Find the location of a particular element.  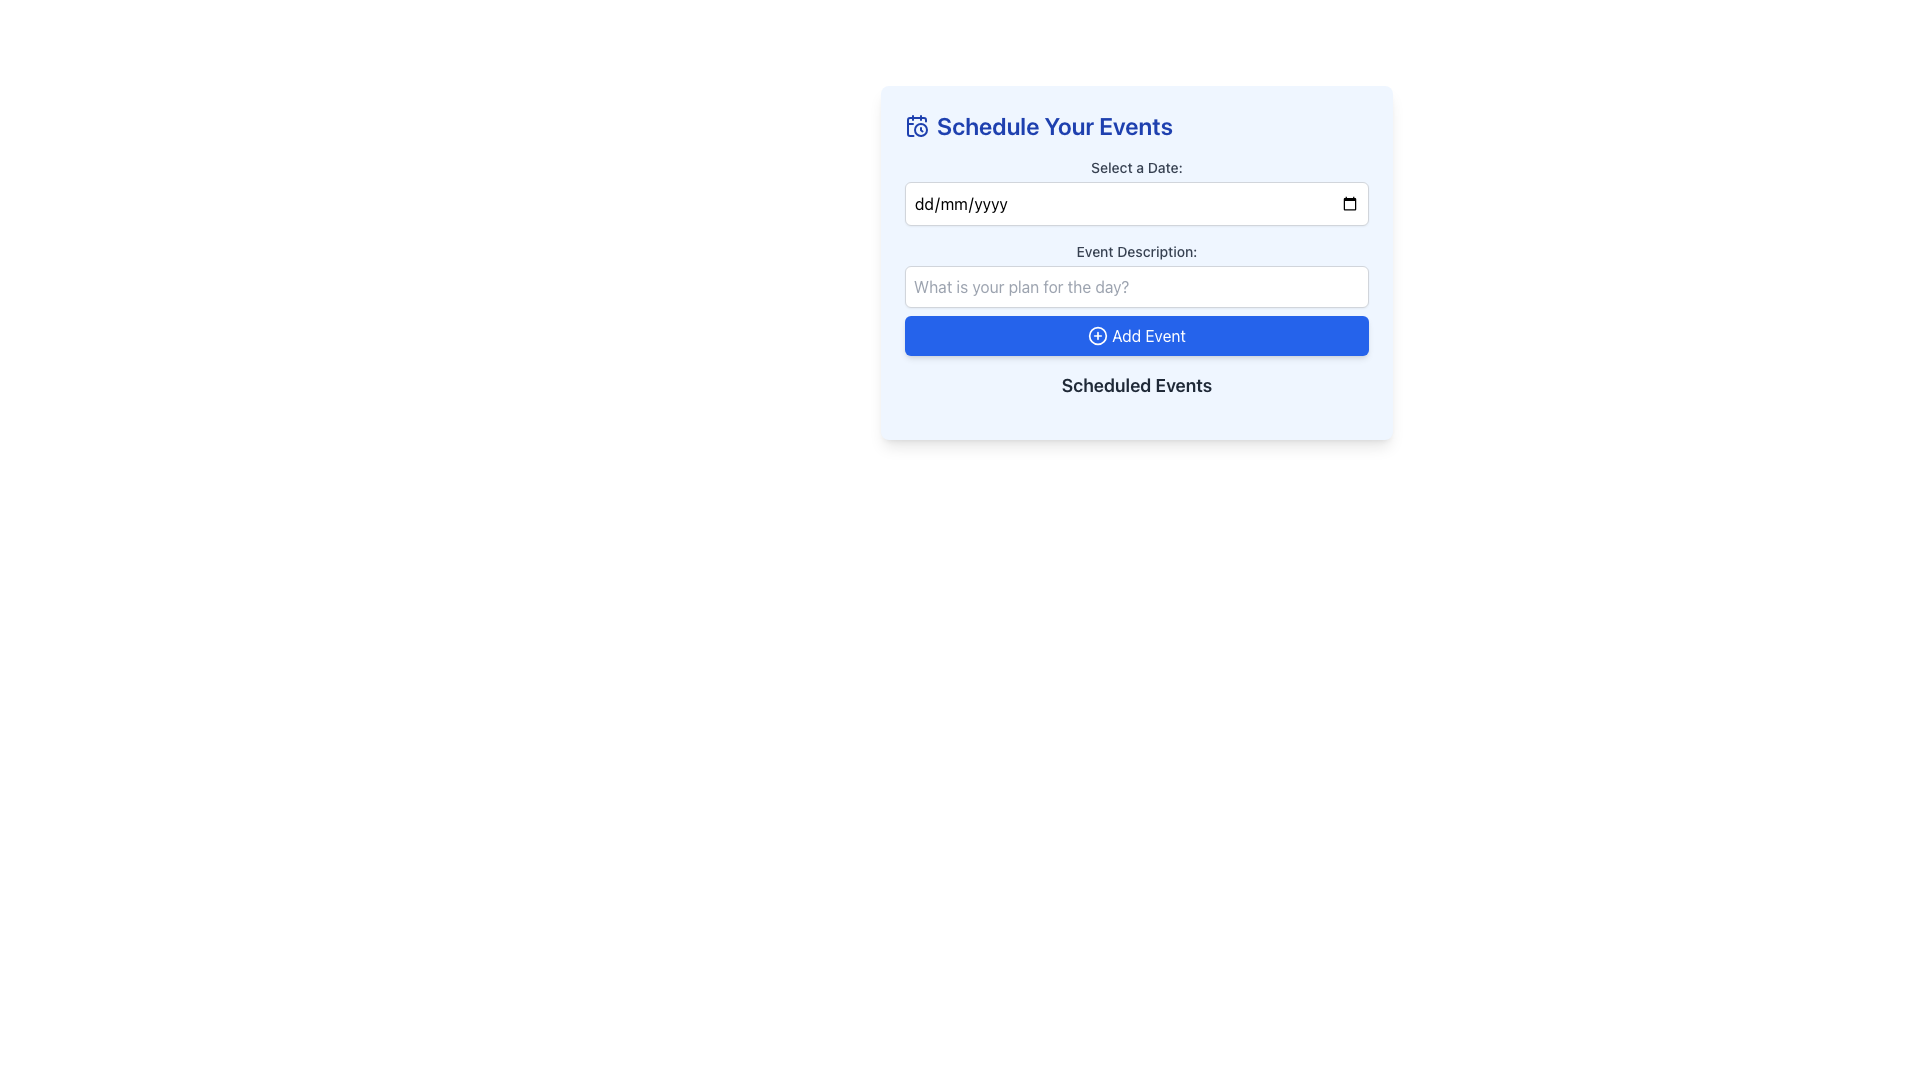

Circle SVG component that symbolizes the addition operation within the 'Add Event' button, located to the left of the 'Event Description' input field is located at coordinates (1097, 334).